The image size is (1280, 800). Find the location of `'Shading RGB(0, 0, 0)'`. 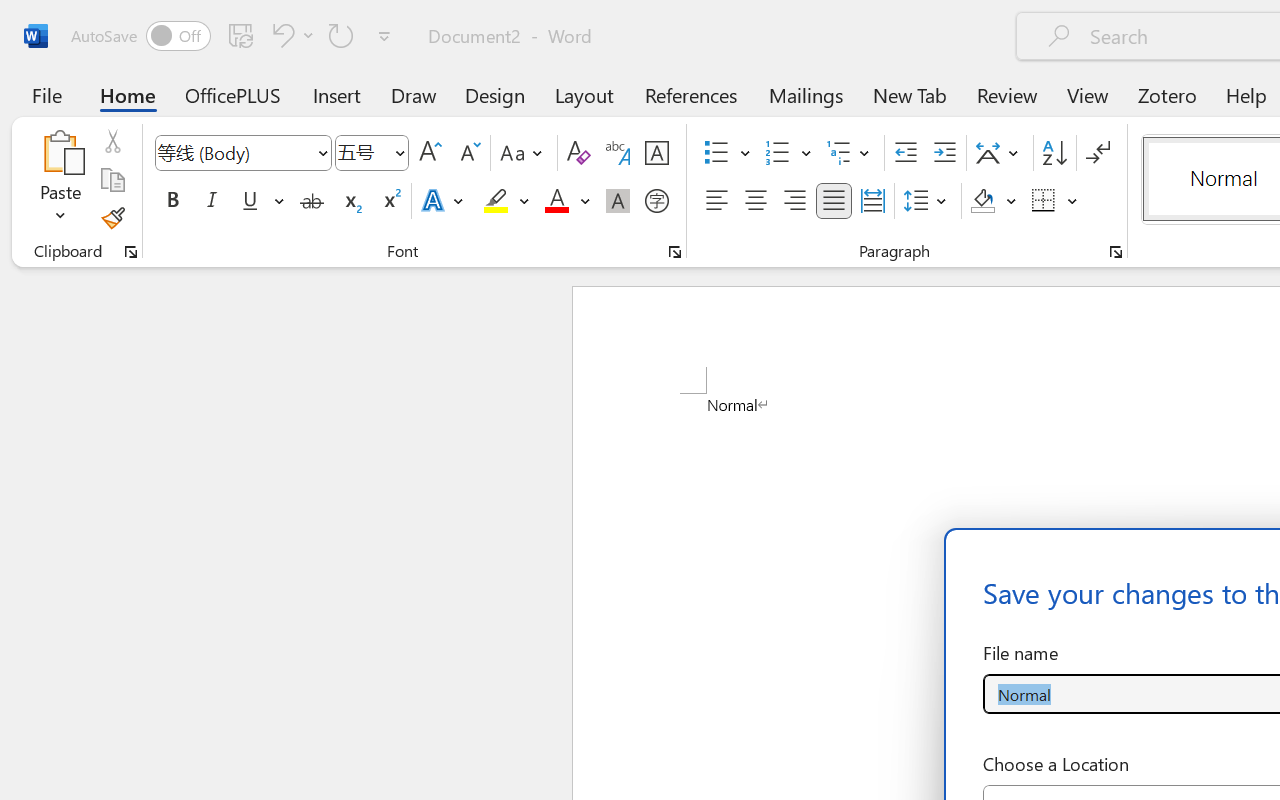

'Shading RGB(0, 0, 0)' is located at coordinates (983, 201).